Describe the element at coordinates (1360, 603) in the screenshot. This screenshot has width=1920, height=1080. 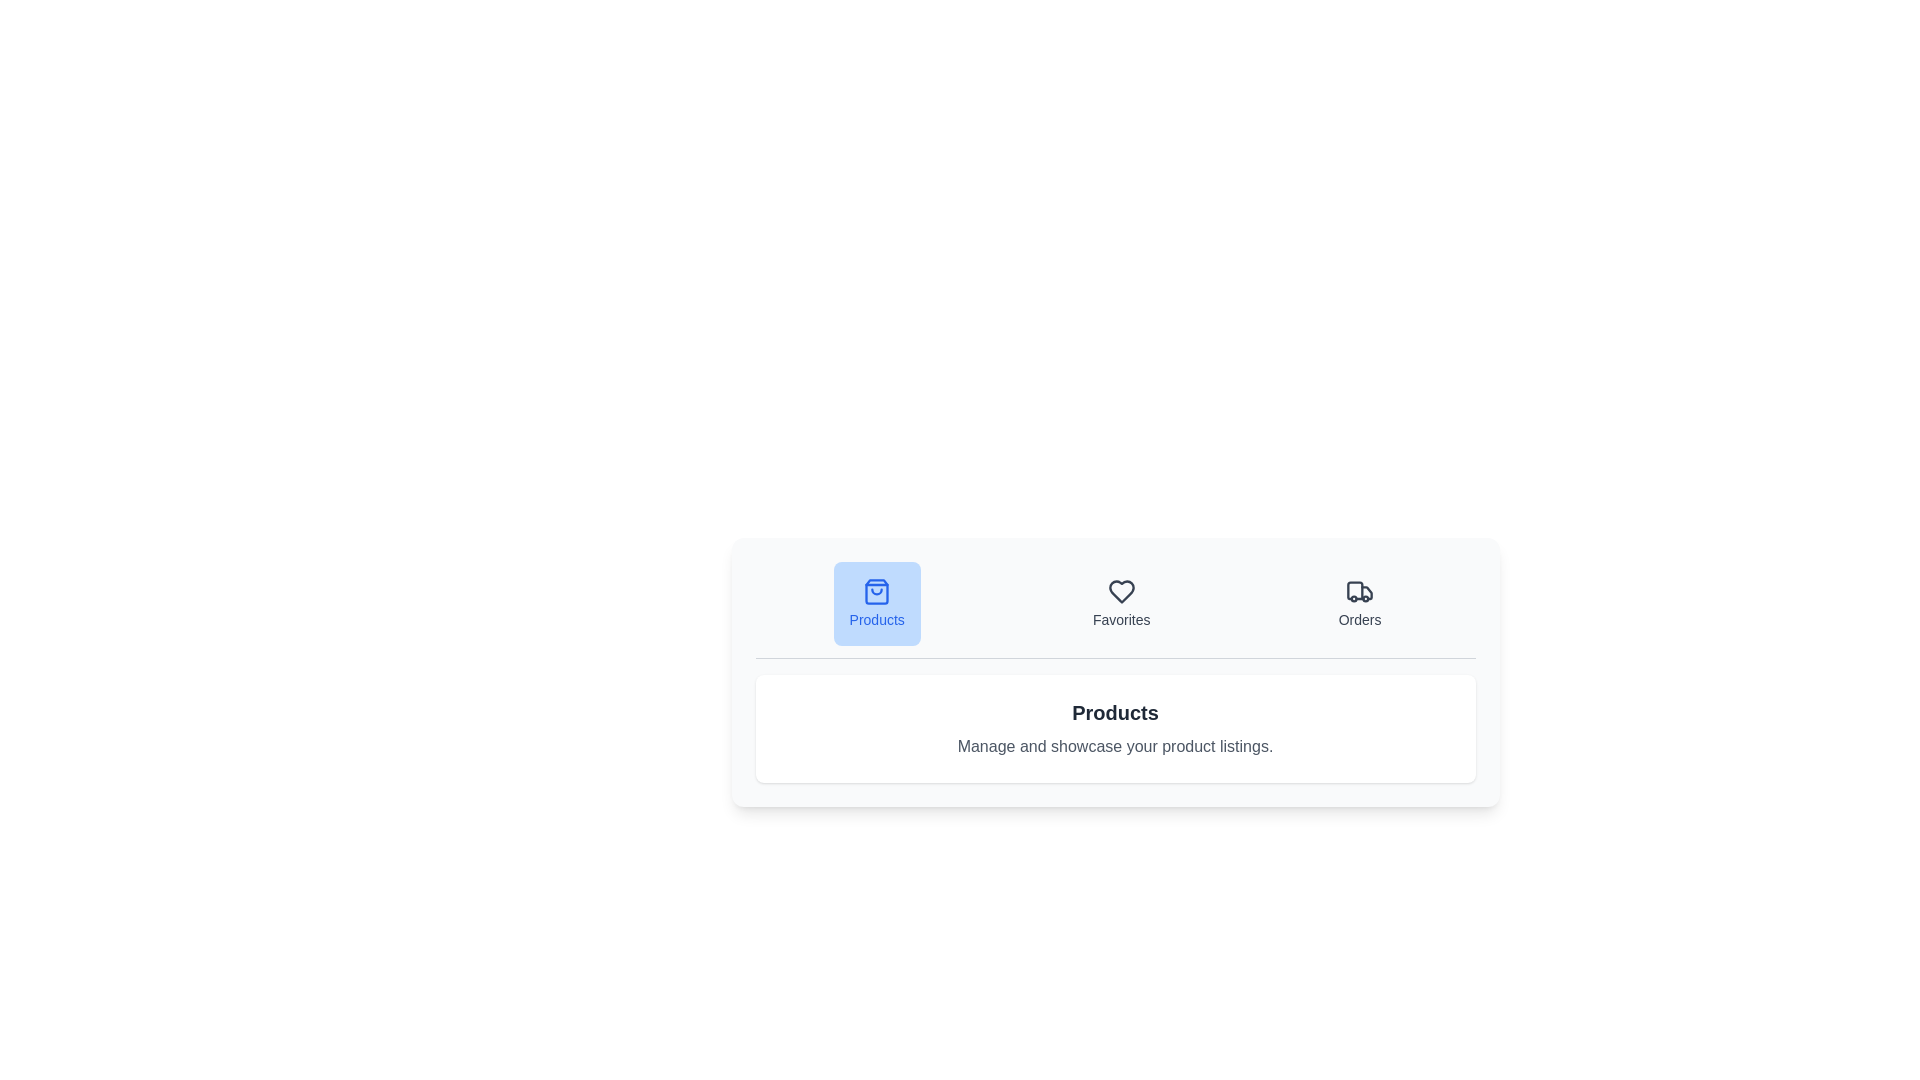
I see `the tab labeled Orders` at that location.